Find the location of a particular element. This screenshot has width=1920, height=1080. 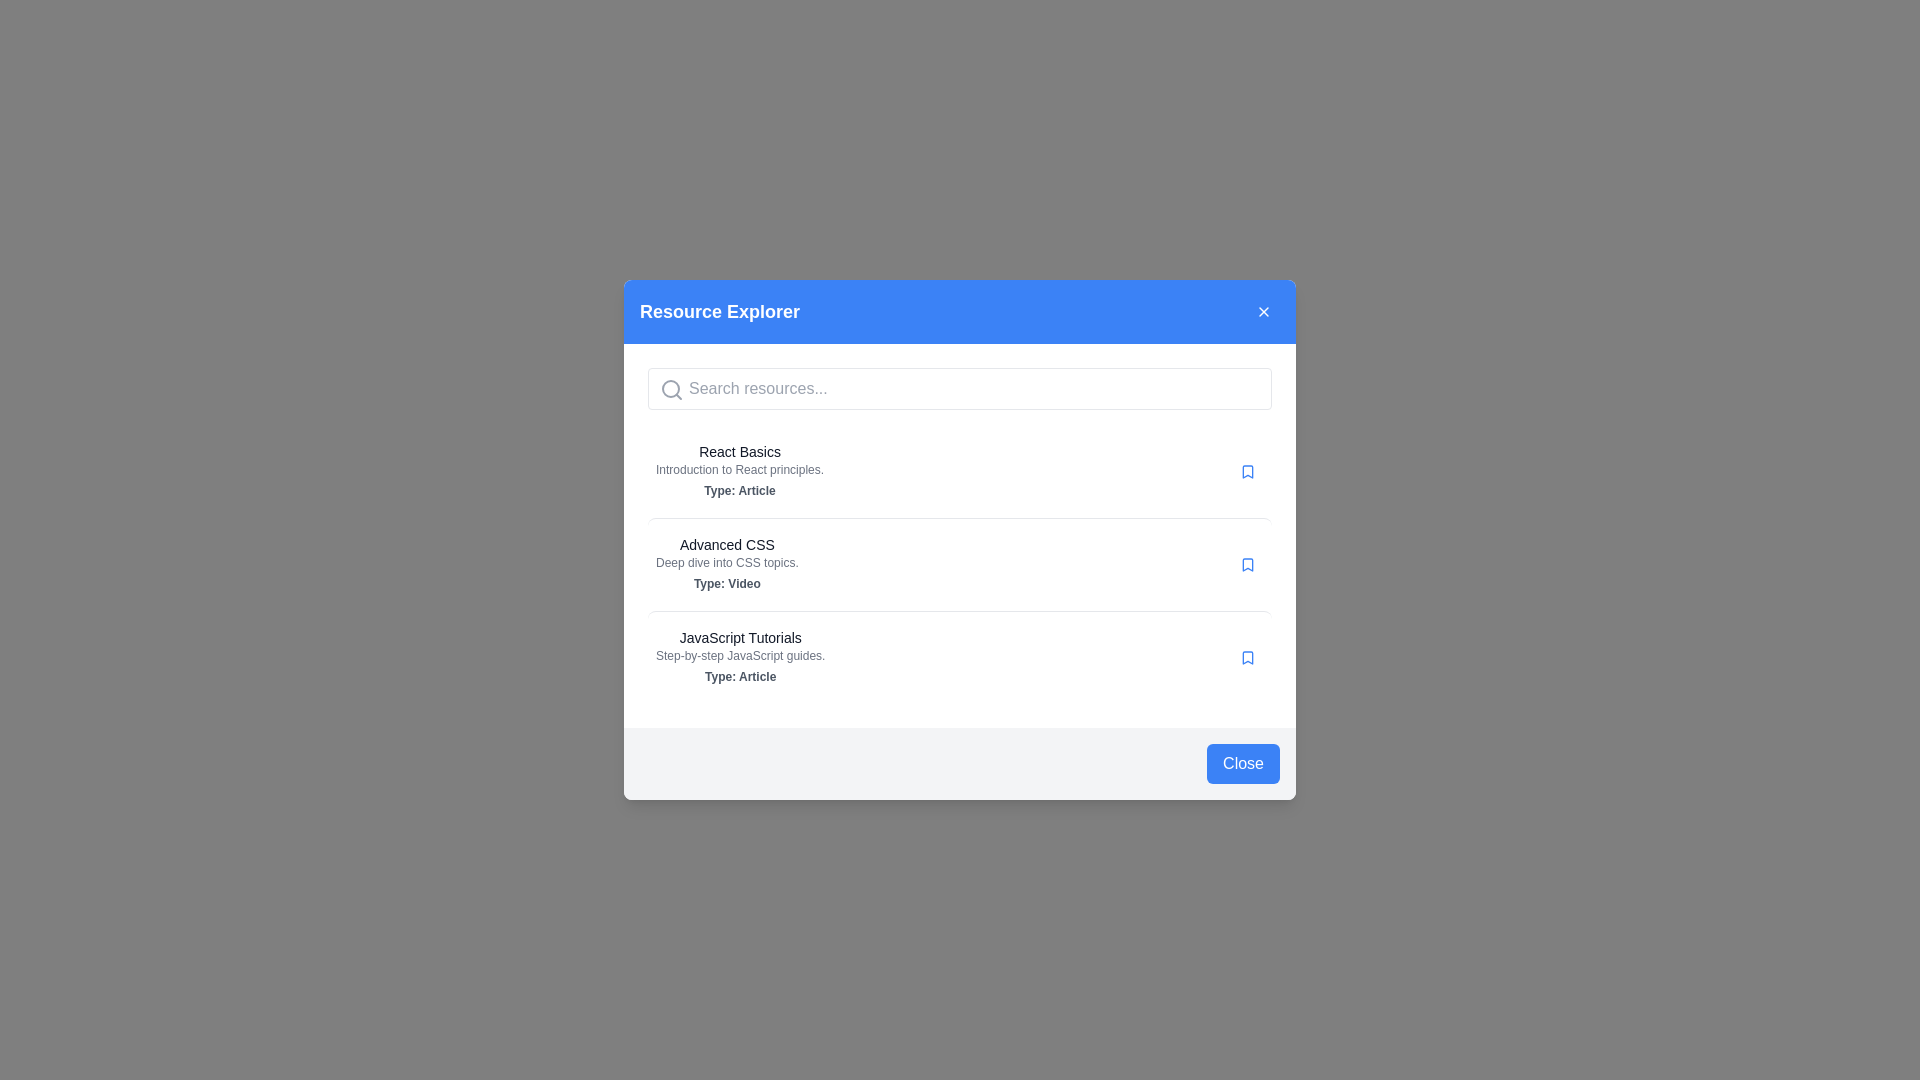

the Text label that serves as a title for the educational resource, located above the description 'Deep dive into CSS topics.' and the metadata 'Type: Video' is located at coordinates (726, 544).